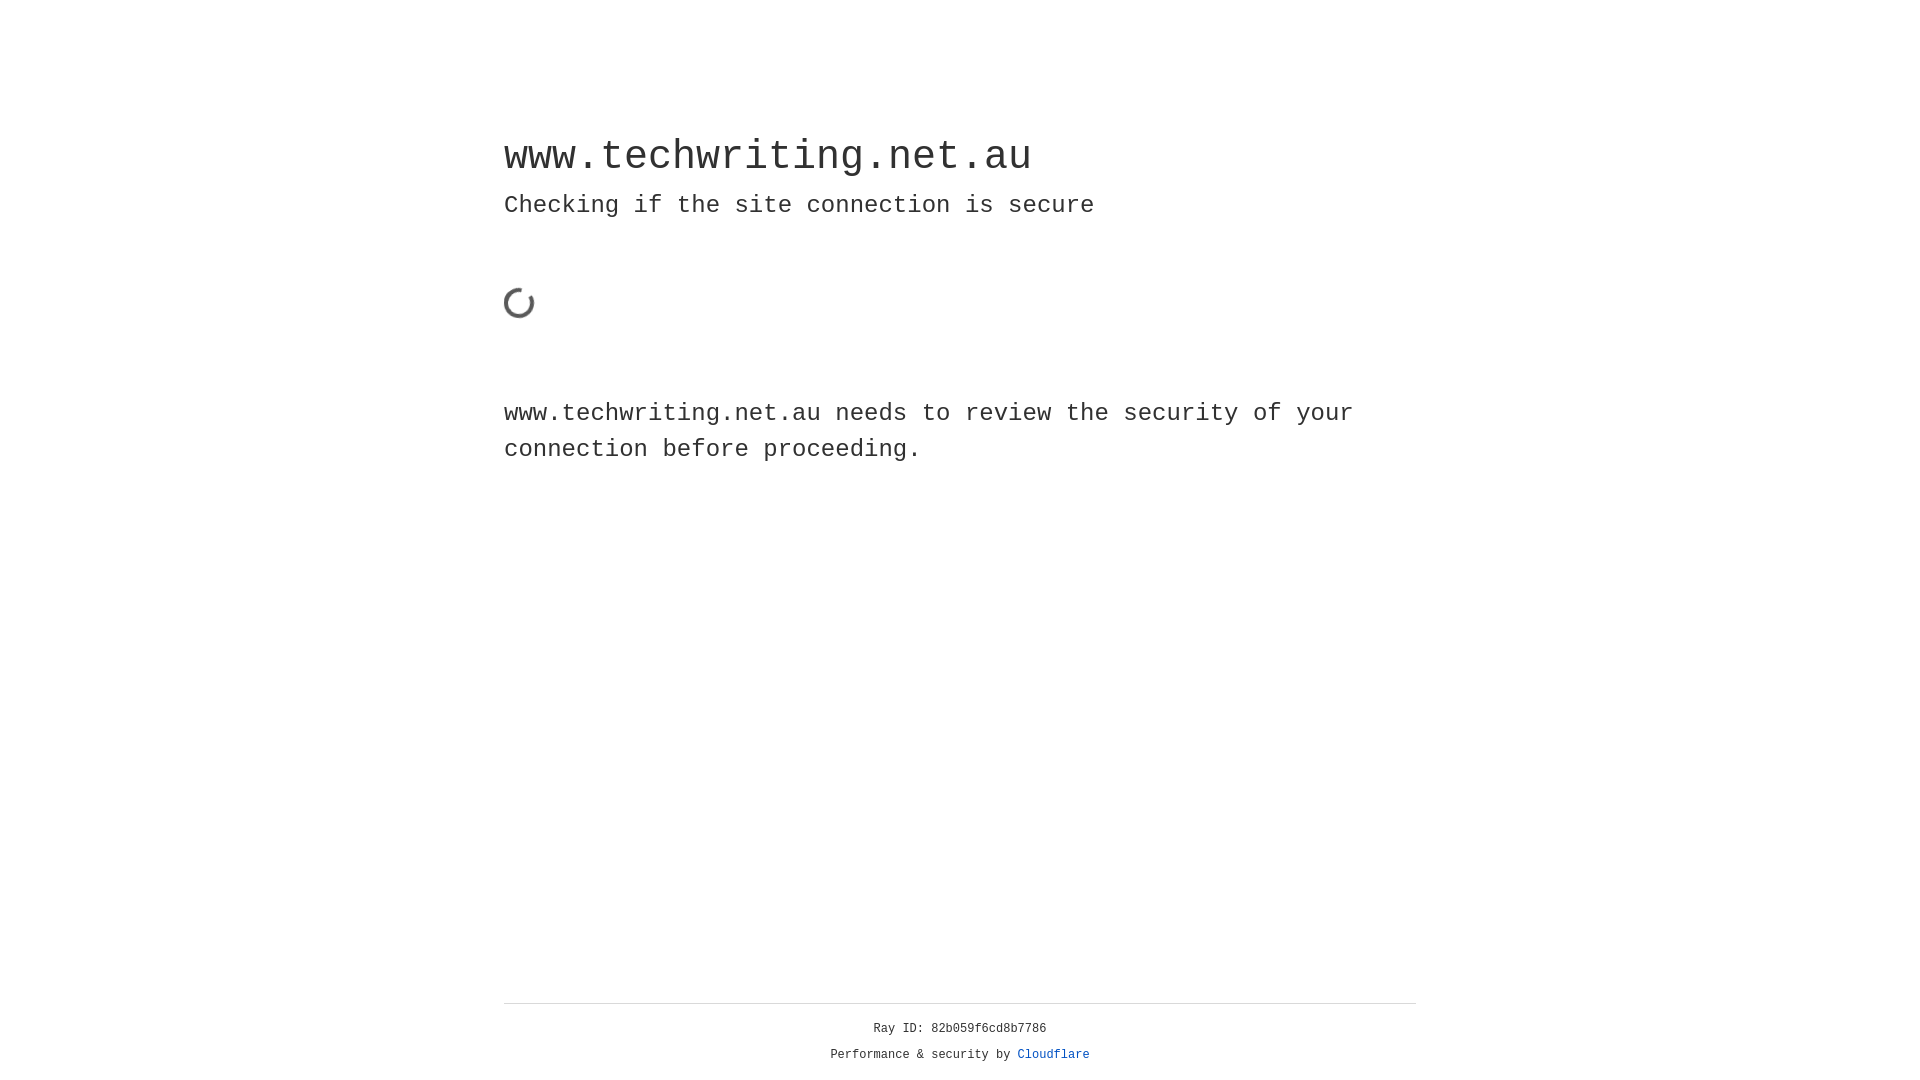 This screenshot has height=1080, width=1920. What do you see at coordinates (1053, 1054) in the screenshot?
I see `'Cloudflare'` at bounding box center [1053, 1054].